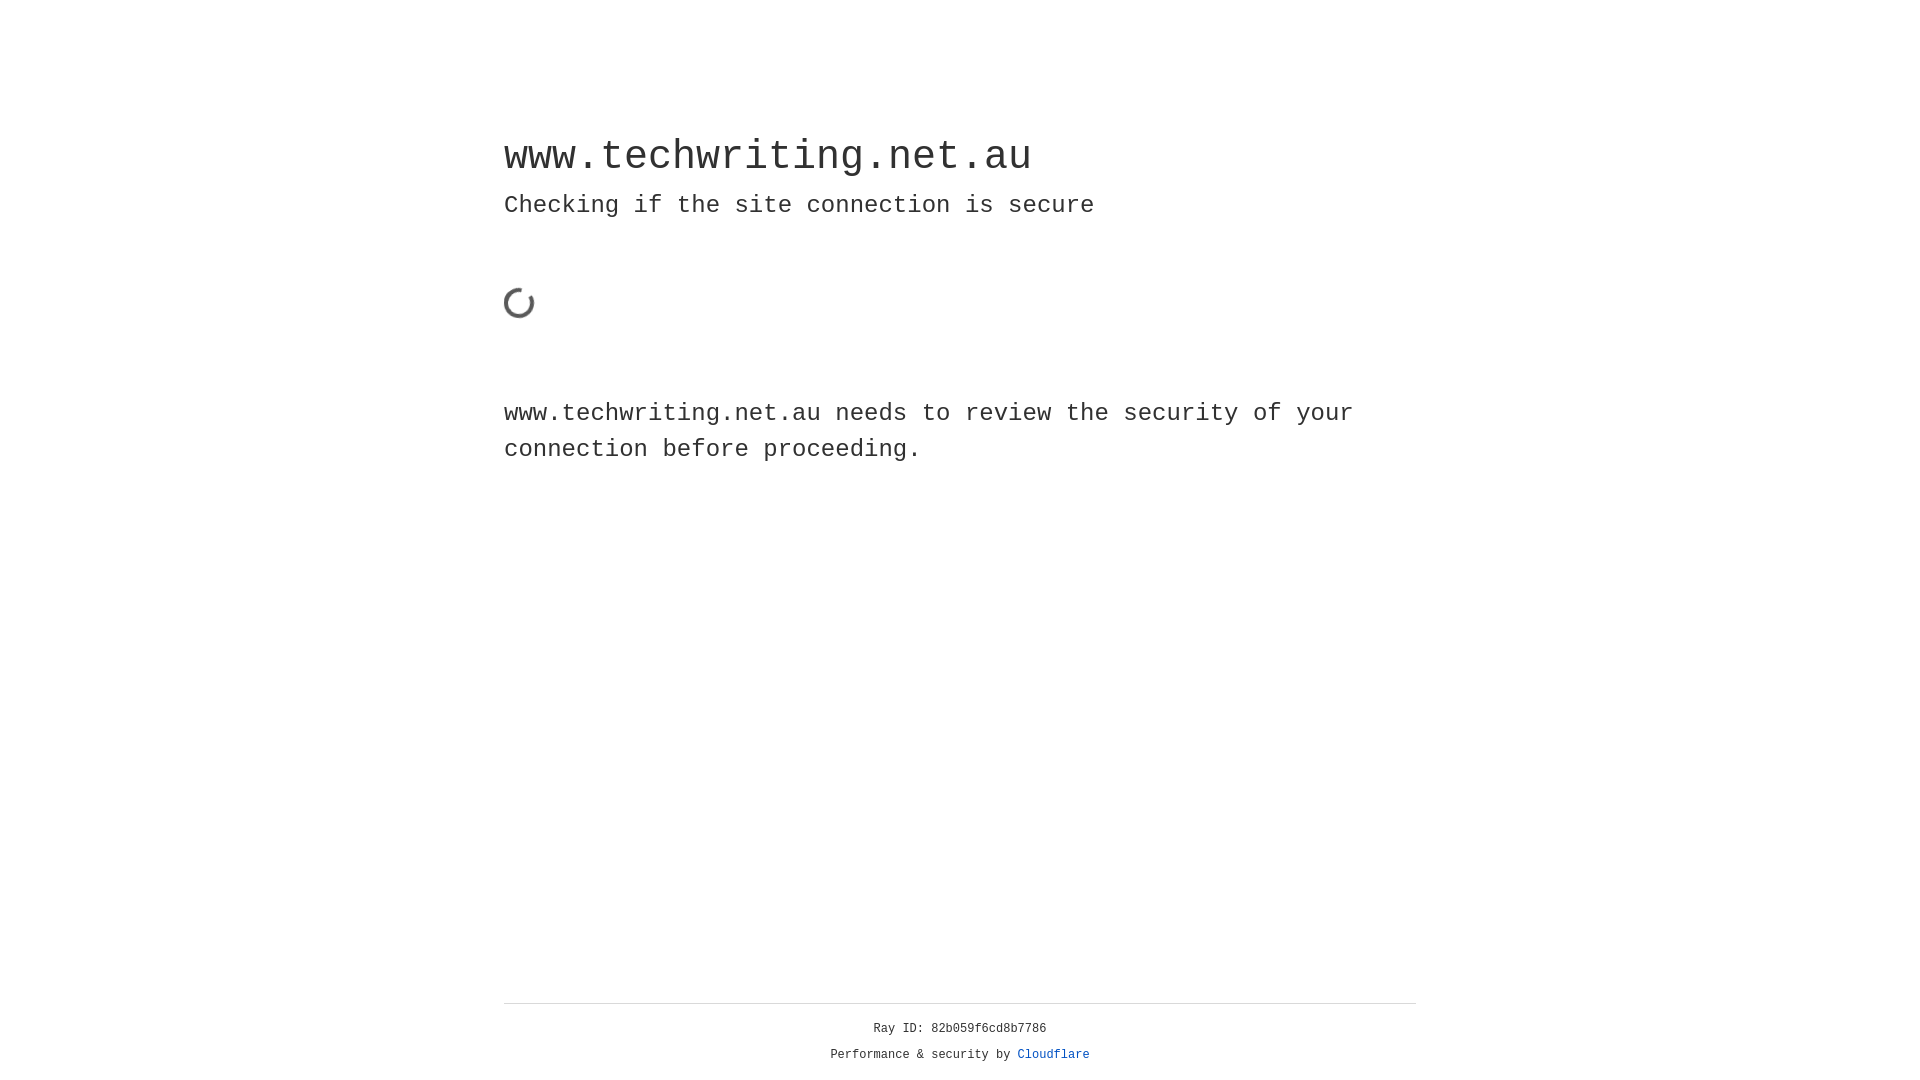 This screenshot has height=1080, width=1920. What do you see at coordinates (1053, 1054) in the screenshot?
I see `'Cloudflare'` at bounding box center [1053, 1054].